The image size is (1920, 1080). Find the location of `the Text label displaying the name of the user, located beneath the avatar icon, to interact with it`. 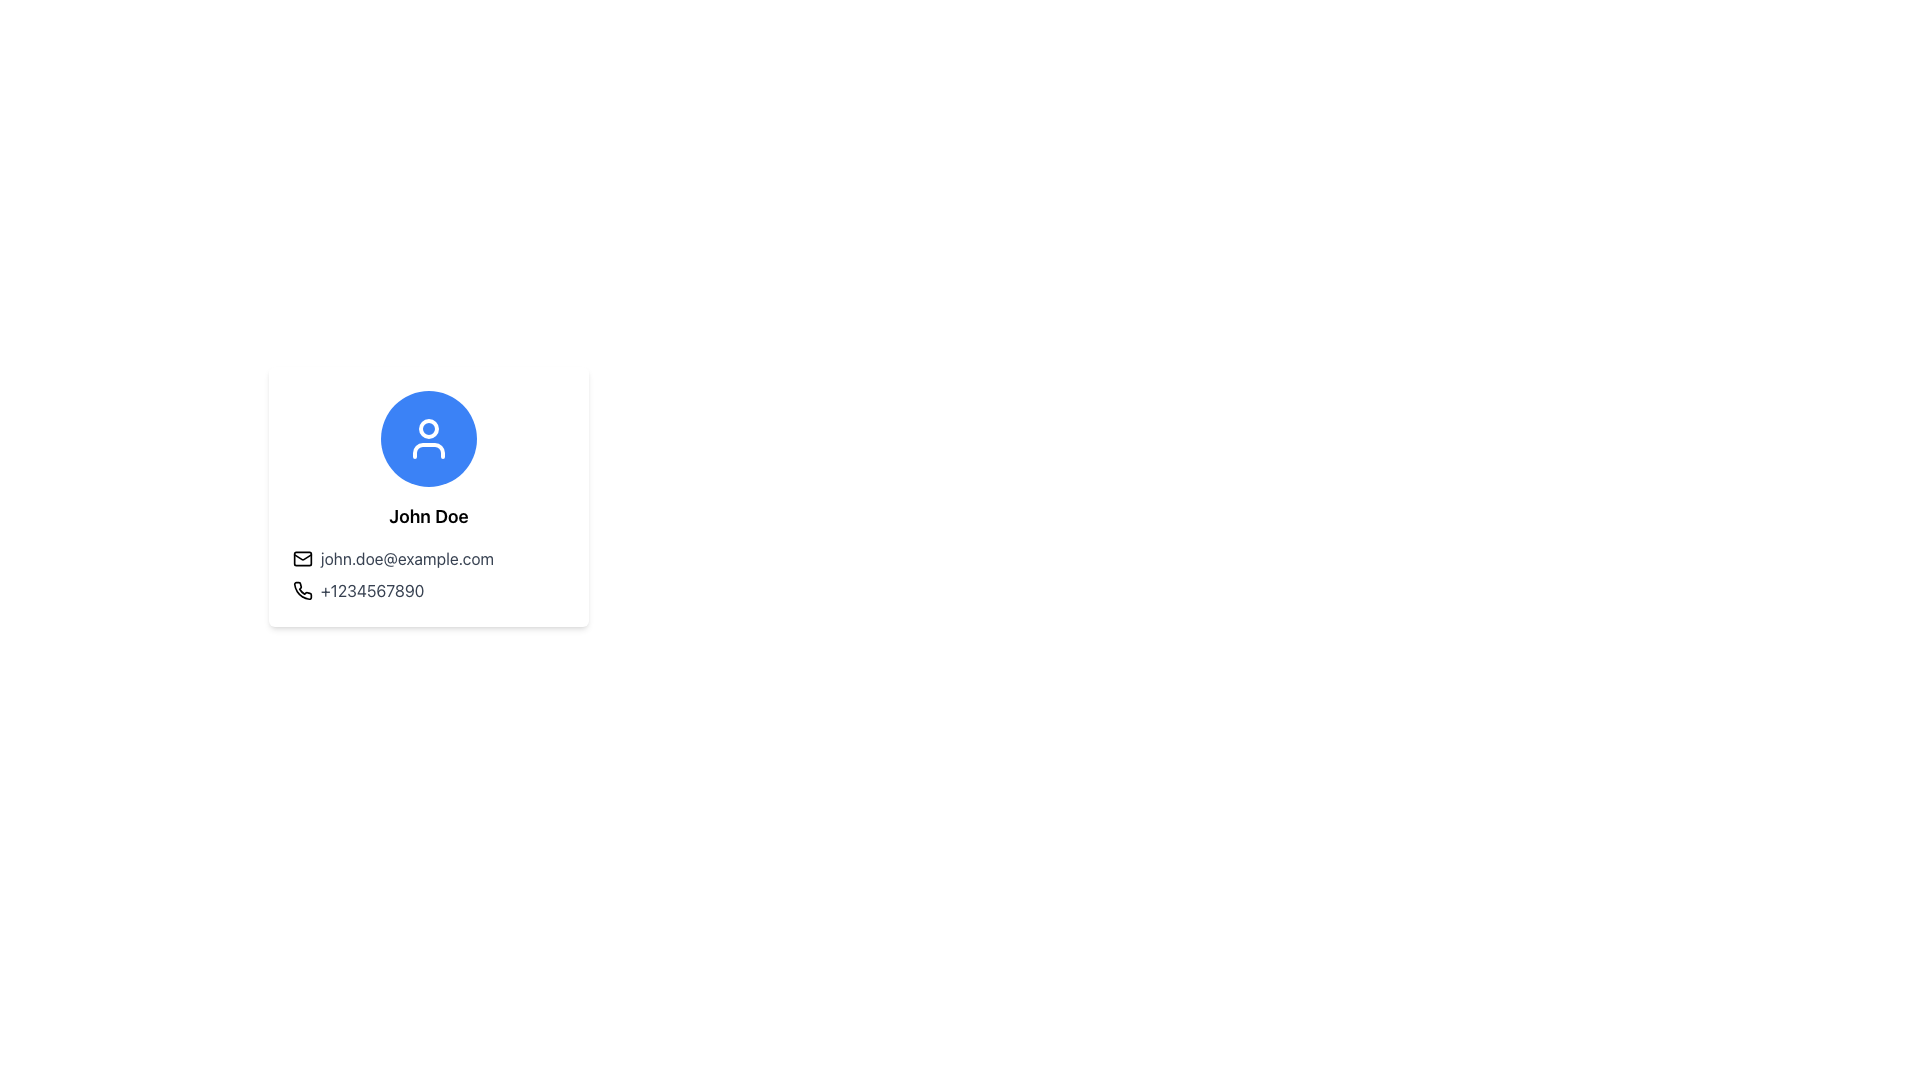

the Text label displaying the name of the user, located beneath the avatar icon, to interact with it is located at coordinates (427, 515).